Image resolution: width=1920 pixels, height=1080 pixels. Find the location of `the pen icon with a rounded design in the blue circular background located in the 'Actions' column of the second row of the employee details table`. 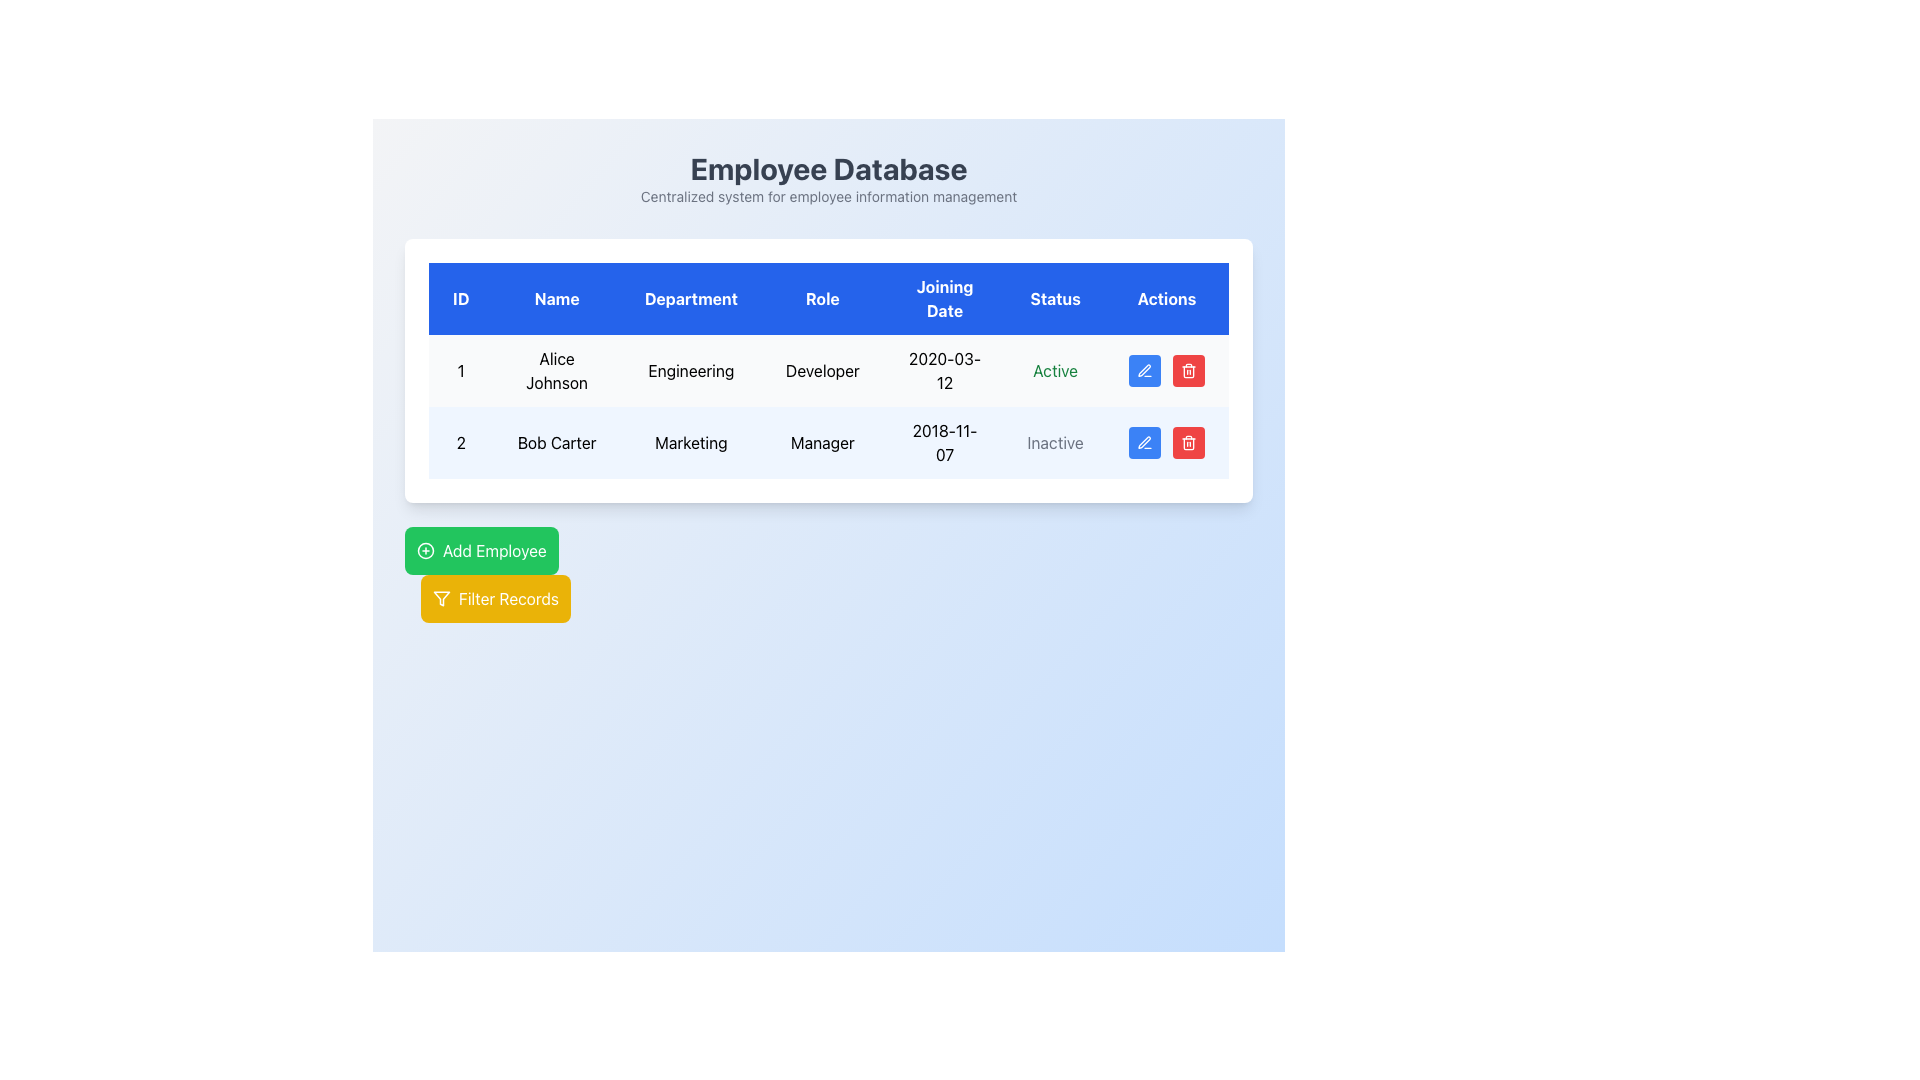

the pen icon with a rounded design in the blue circular background located in the 'Actions' column of the second row of the employee details table is located at coordinates (1144, 442).